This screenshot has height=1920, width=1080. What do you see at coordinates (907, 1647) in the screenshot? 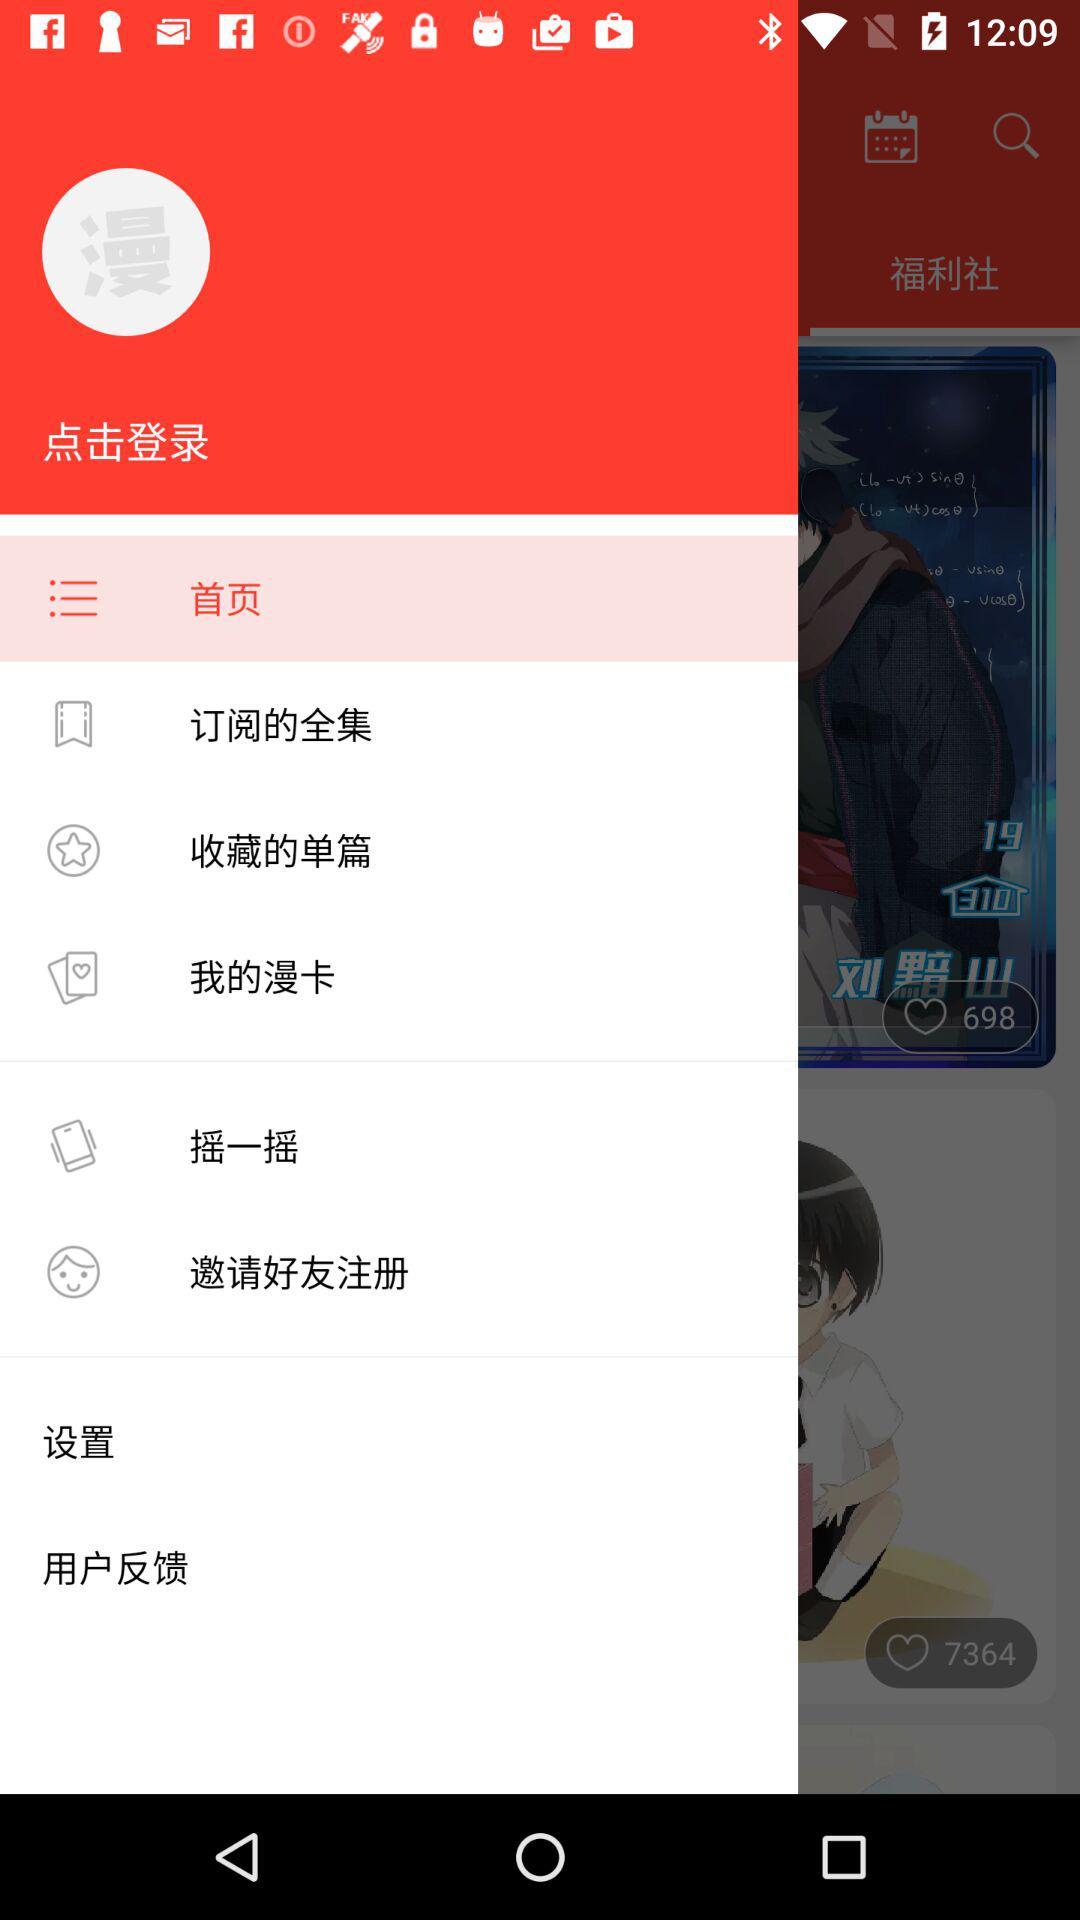
I see `the heart symbol to the left of the numeric 7364` at bounding box center [907, 1647].